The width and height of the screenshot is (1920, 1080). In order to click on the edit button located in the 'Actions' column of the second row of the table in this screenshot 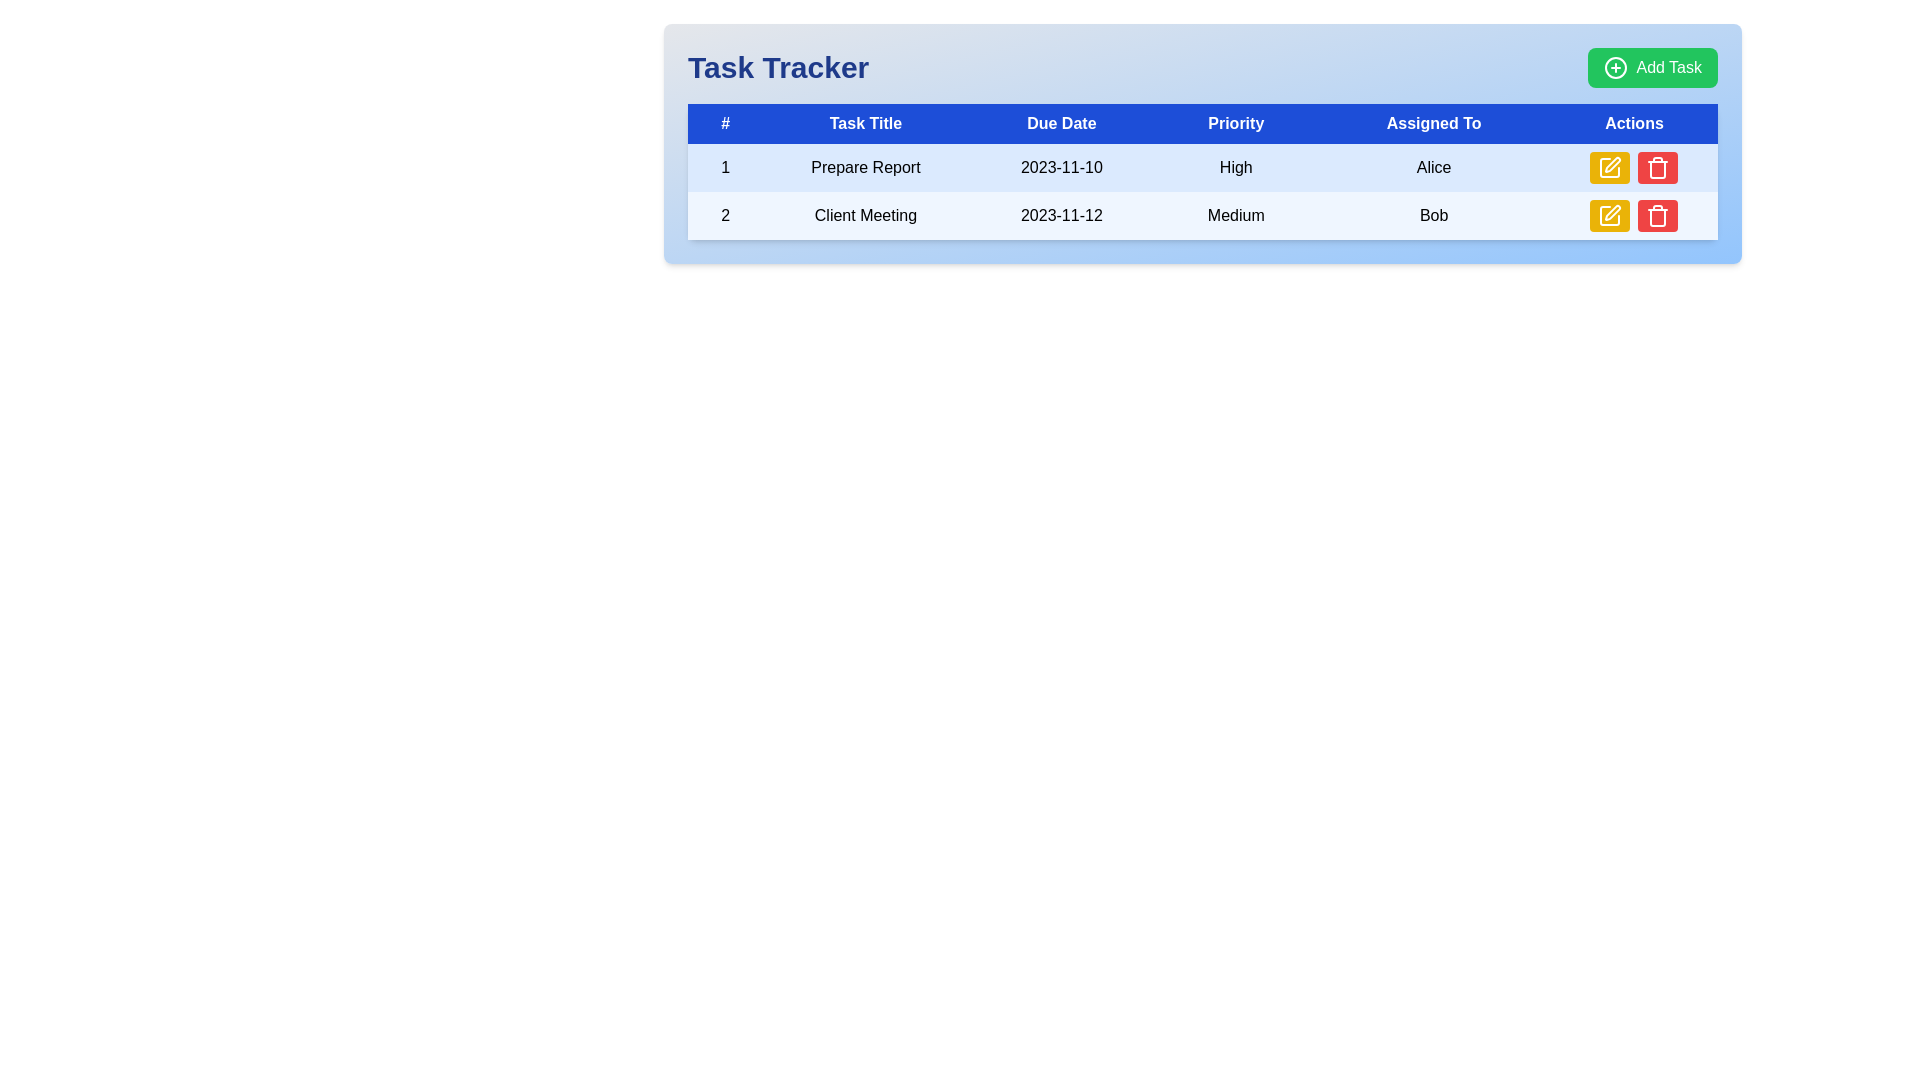, I will do `click(1610, 216)`.